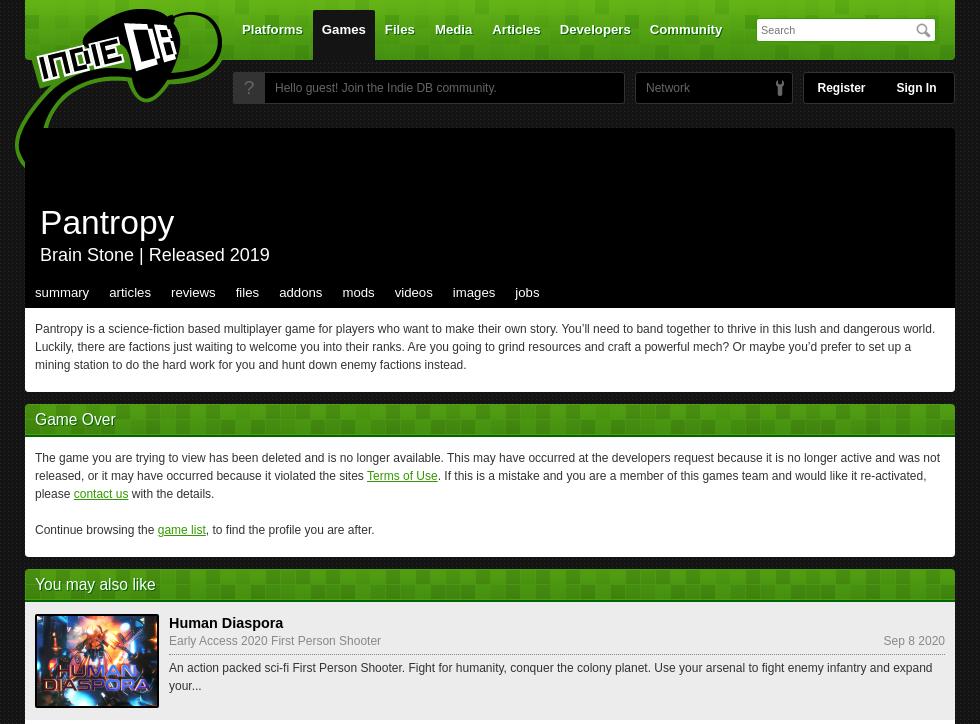  What do you see at coordinates (646, 87) in the screenshot?
I see `'Network'` at bounding box center [646, 87].